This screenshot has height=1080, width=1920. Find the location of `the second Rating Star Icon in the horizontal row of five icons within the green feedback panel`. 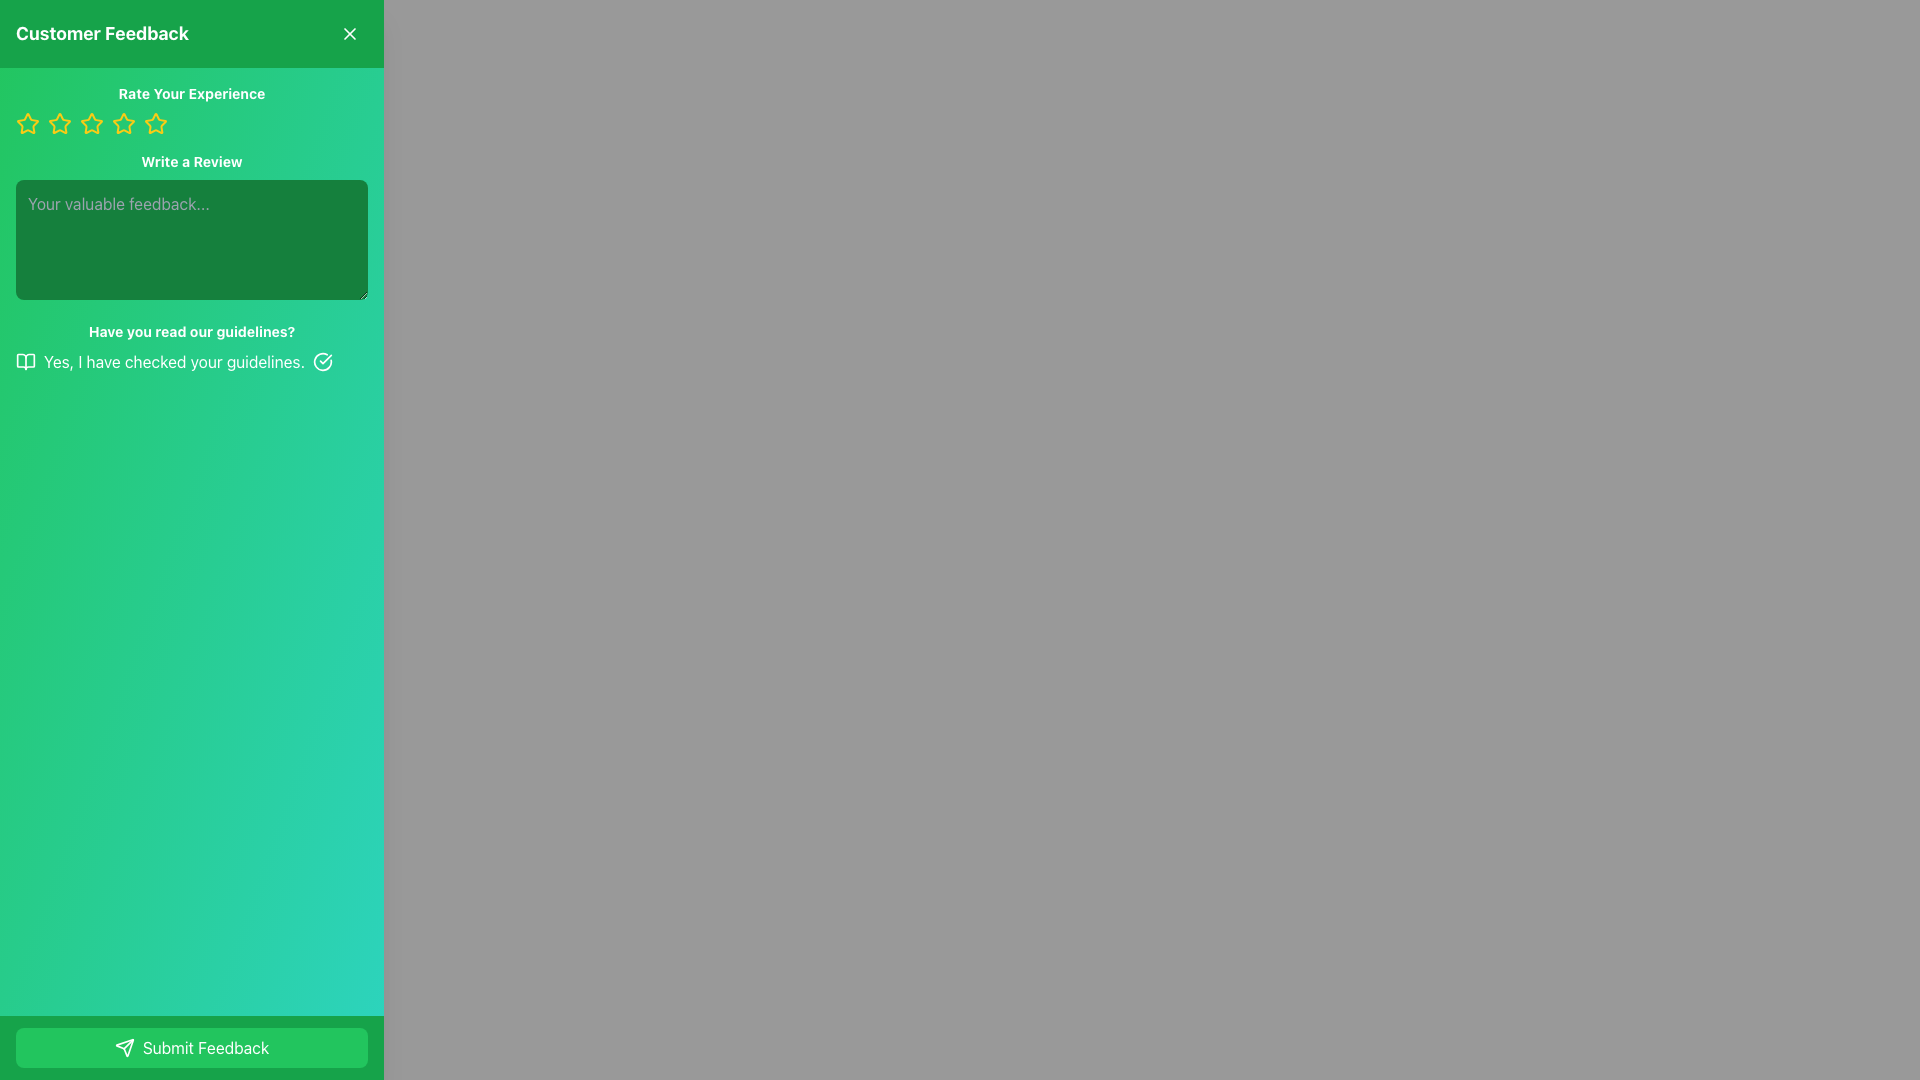

the second Rating Star Icon in the horizontal row of five icons within the green feedback panel is located at coordinates (155, 123).